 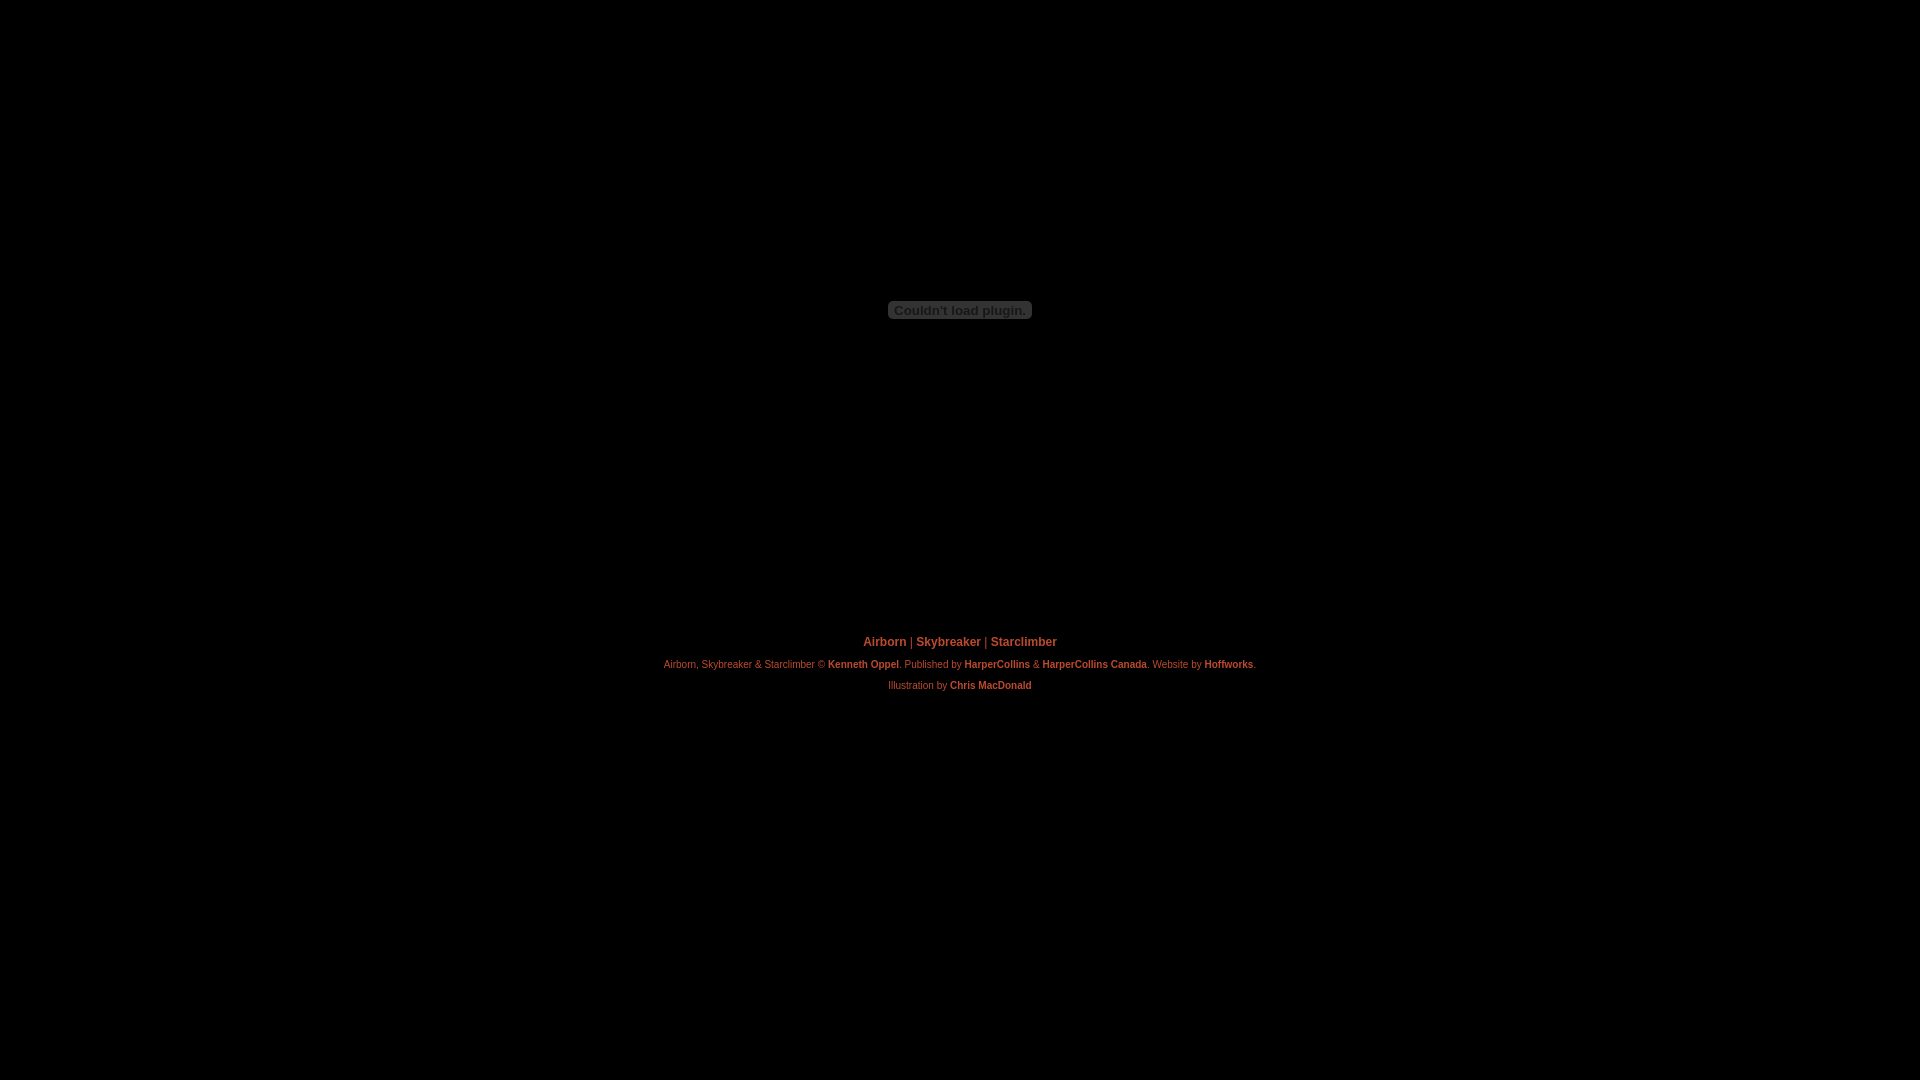 What do you see at coordinates (883, 641) in the screenshot?
I see `'Airborn'` at bounding box center [883, 641].